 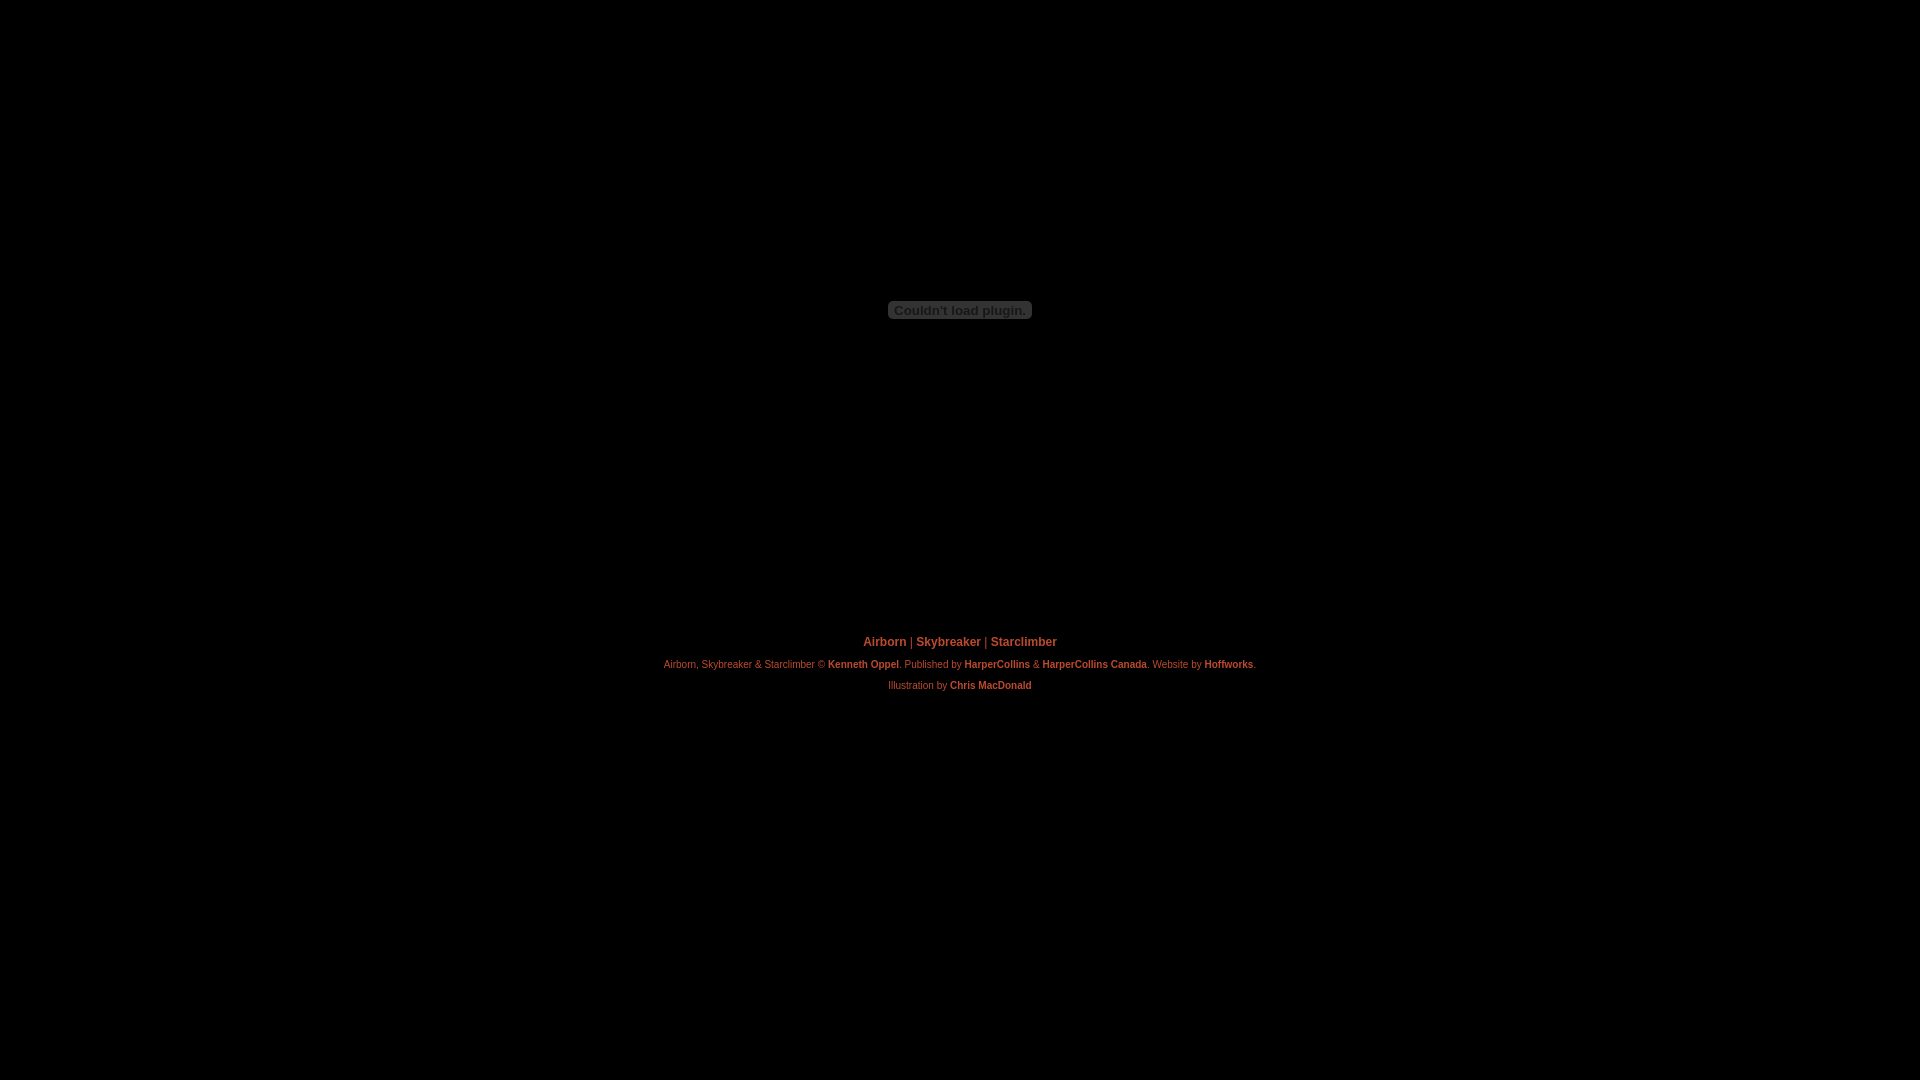 What do you see at coordinates (883, 641) in the screenshot?
I see `'Airborn'` at bounding box center [883, 641].